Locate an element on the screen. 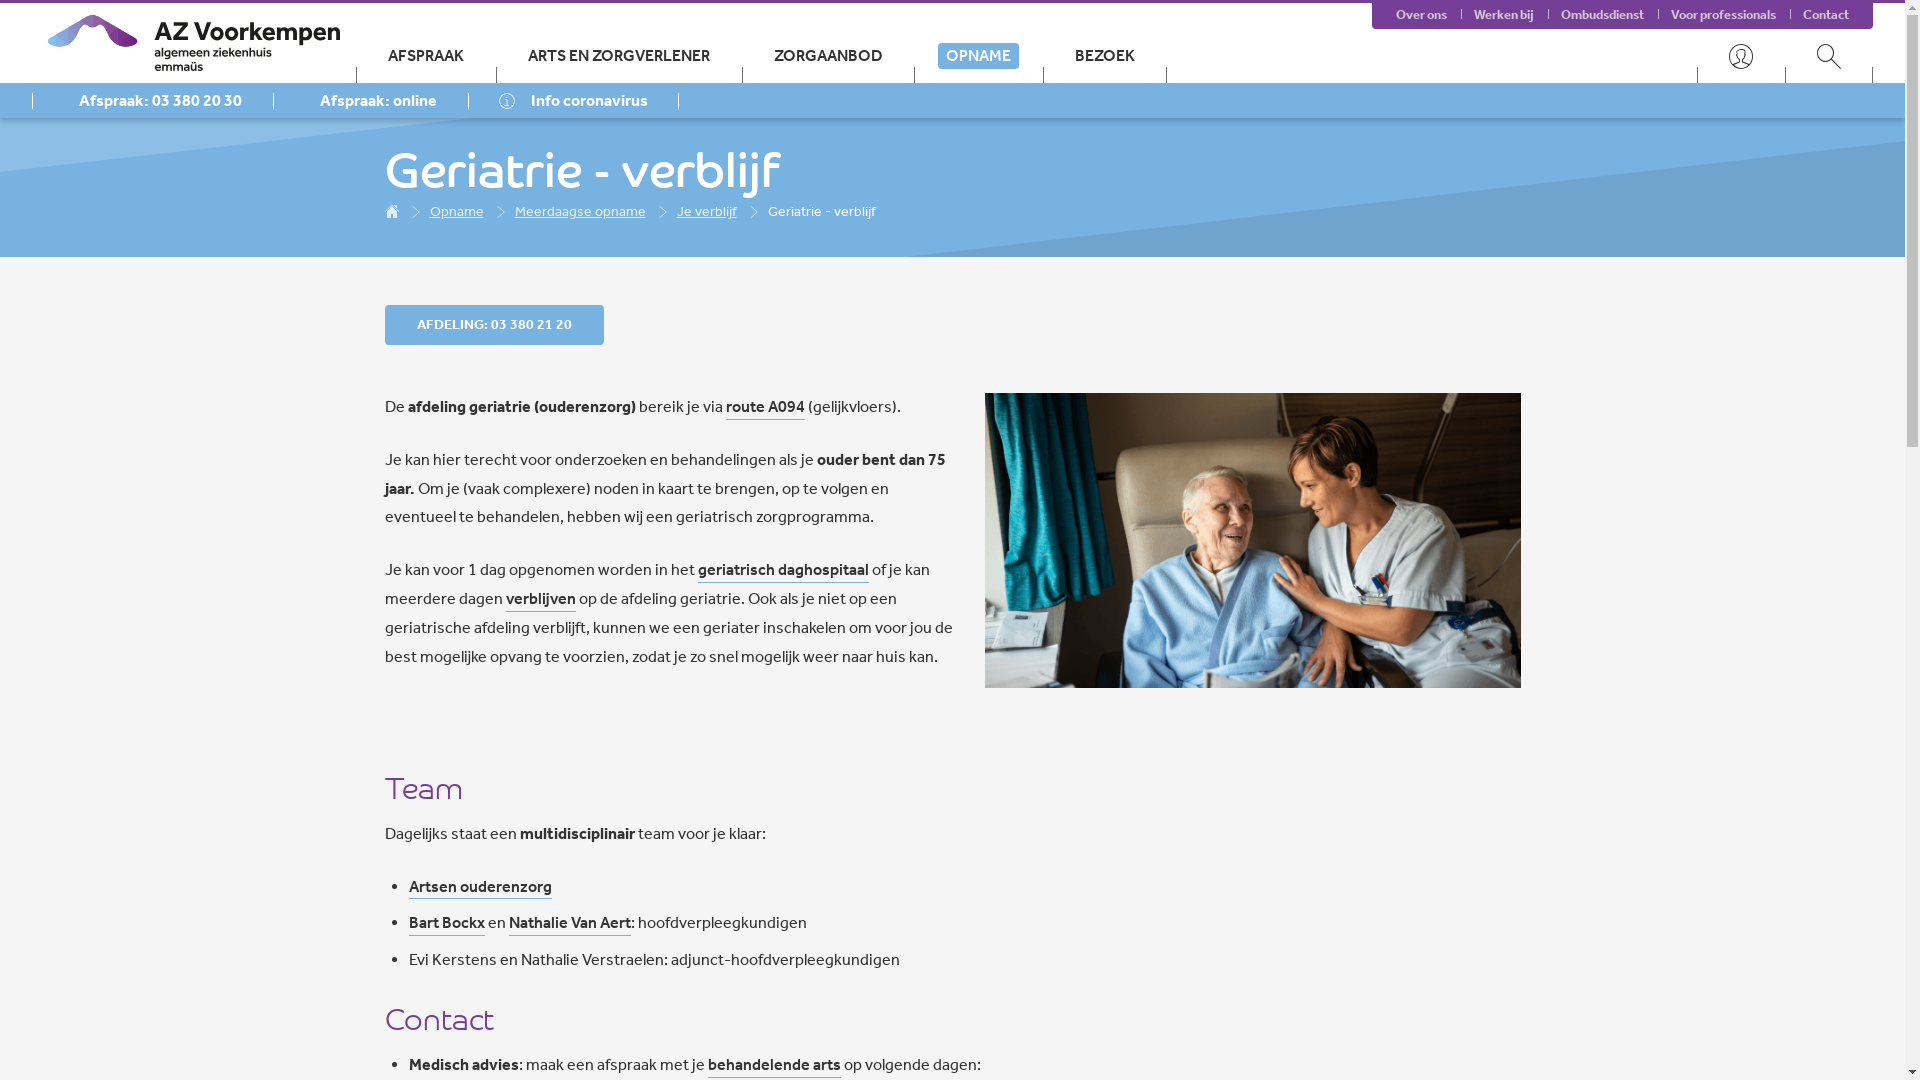 The width and height of the screenshot is (1920, 1080). 'ARTS EN ZORGVERLENER' is located at coordinates (618, 55).